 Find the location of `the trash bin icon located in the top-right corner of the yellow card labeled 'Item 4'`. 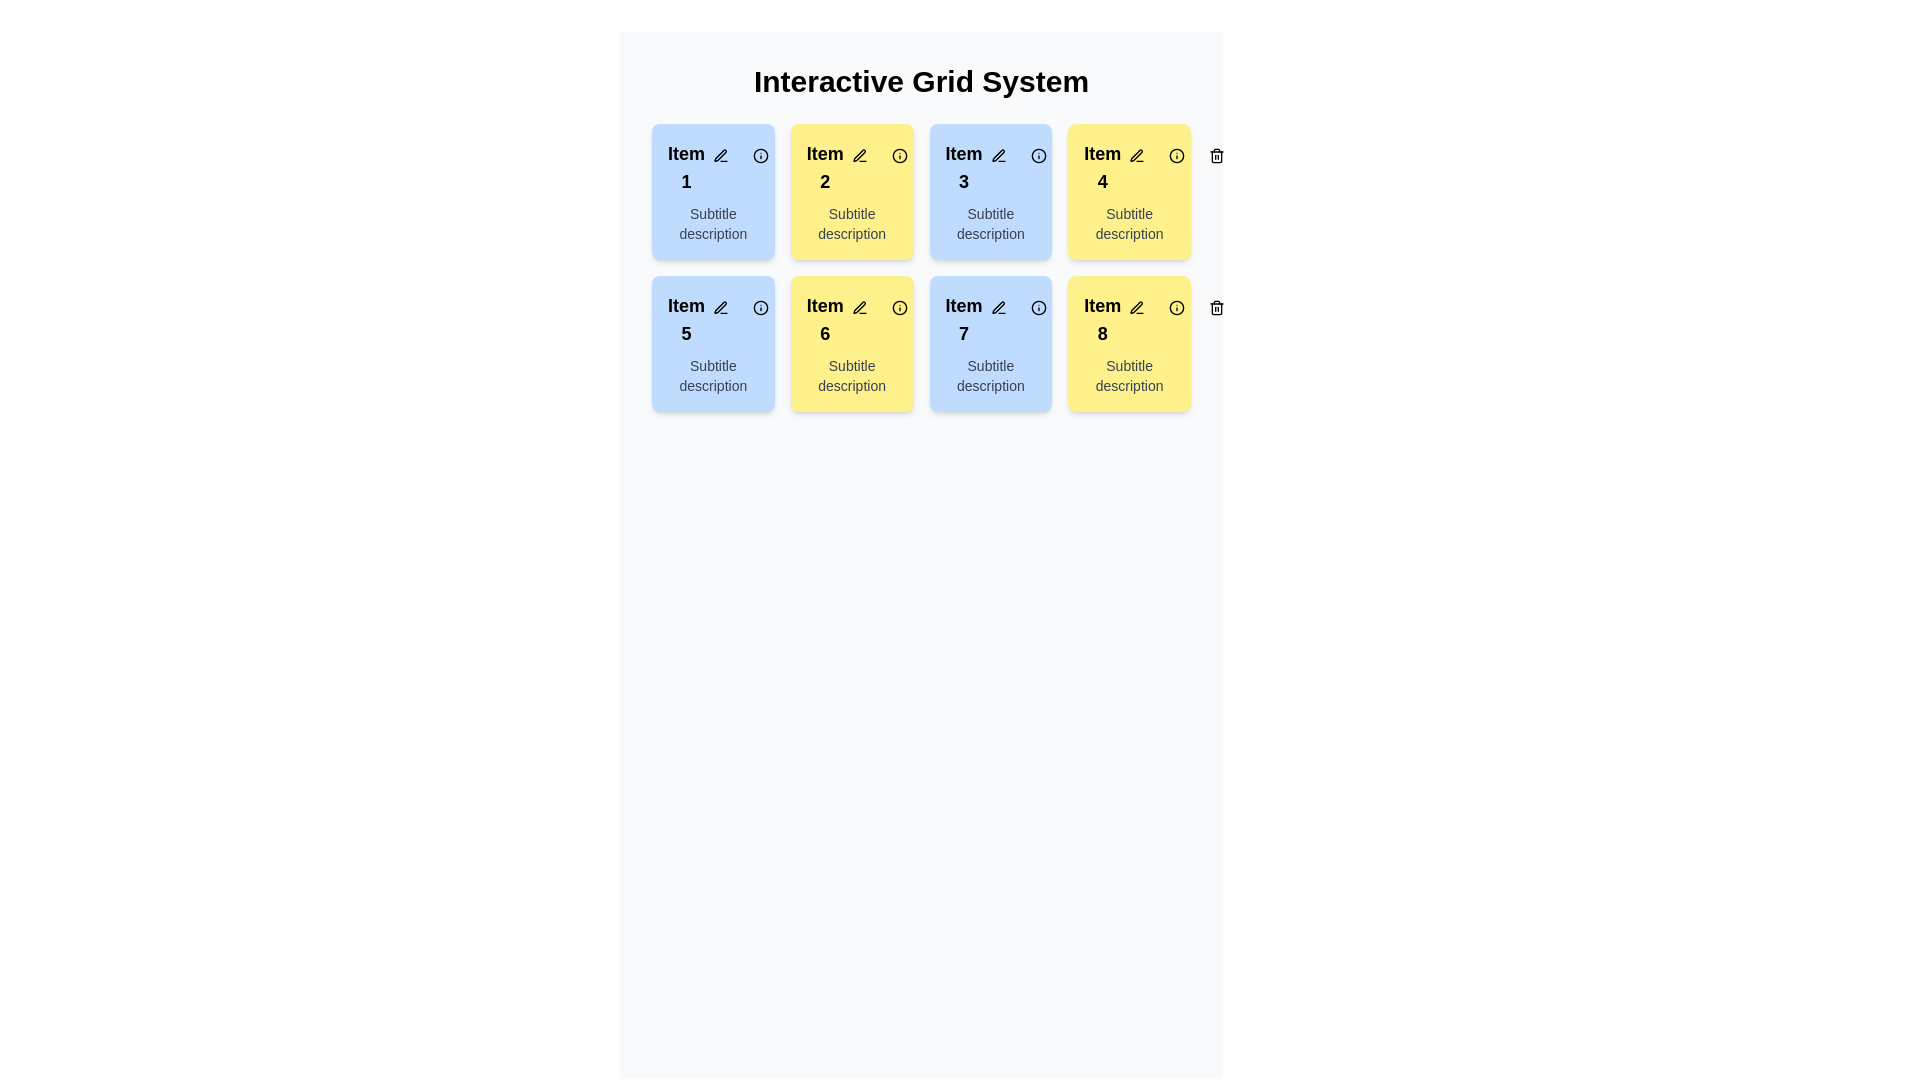

the trash bin icon located in the top-right corner of the yellow card labeled 'Item 4' is located at coordinates (1077, 154).